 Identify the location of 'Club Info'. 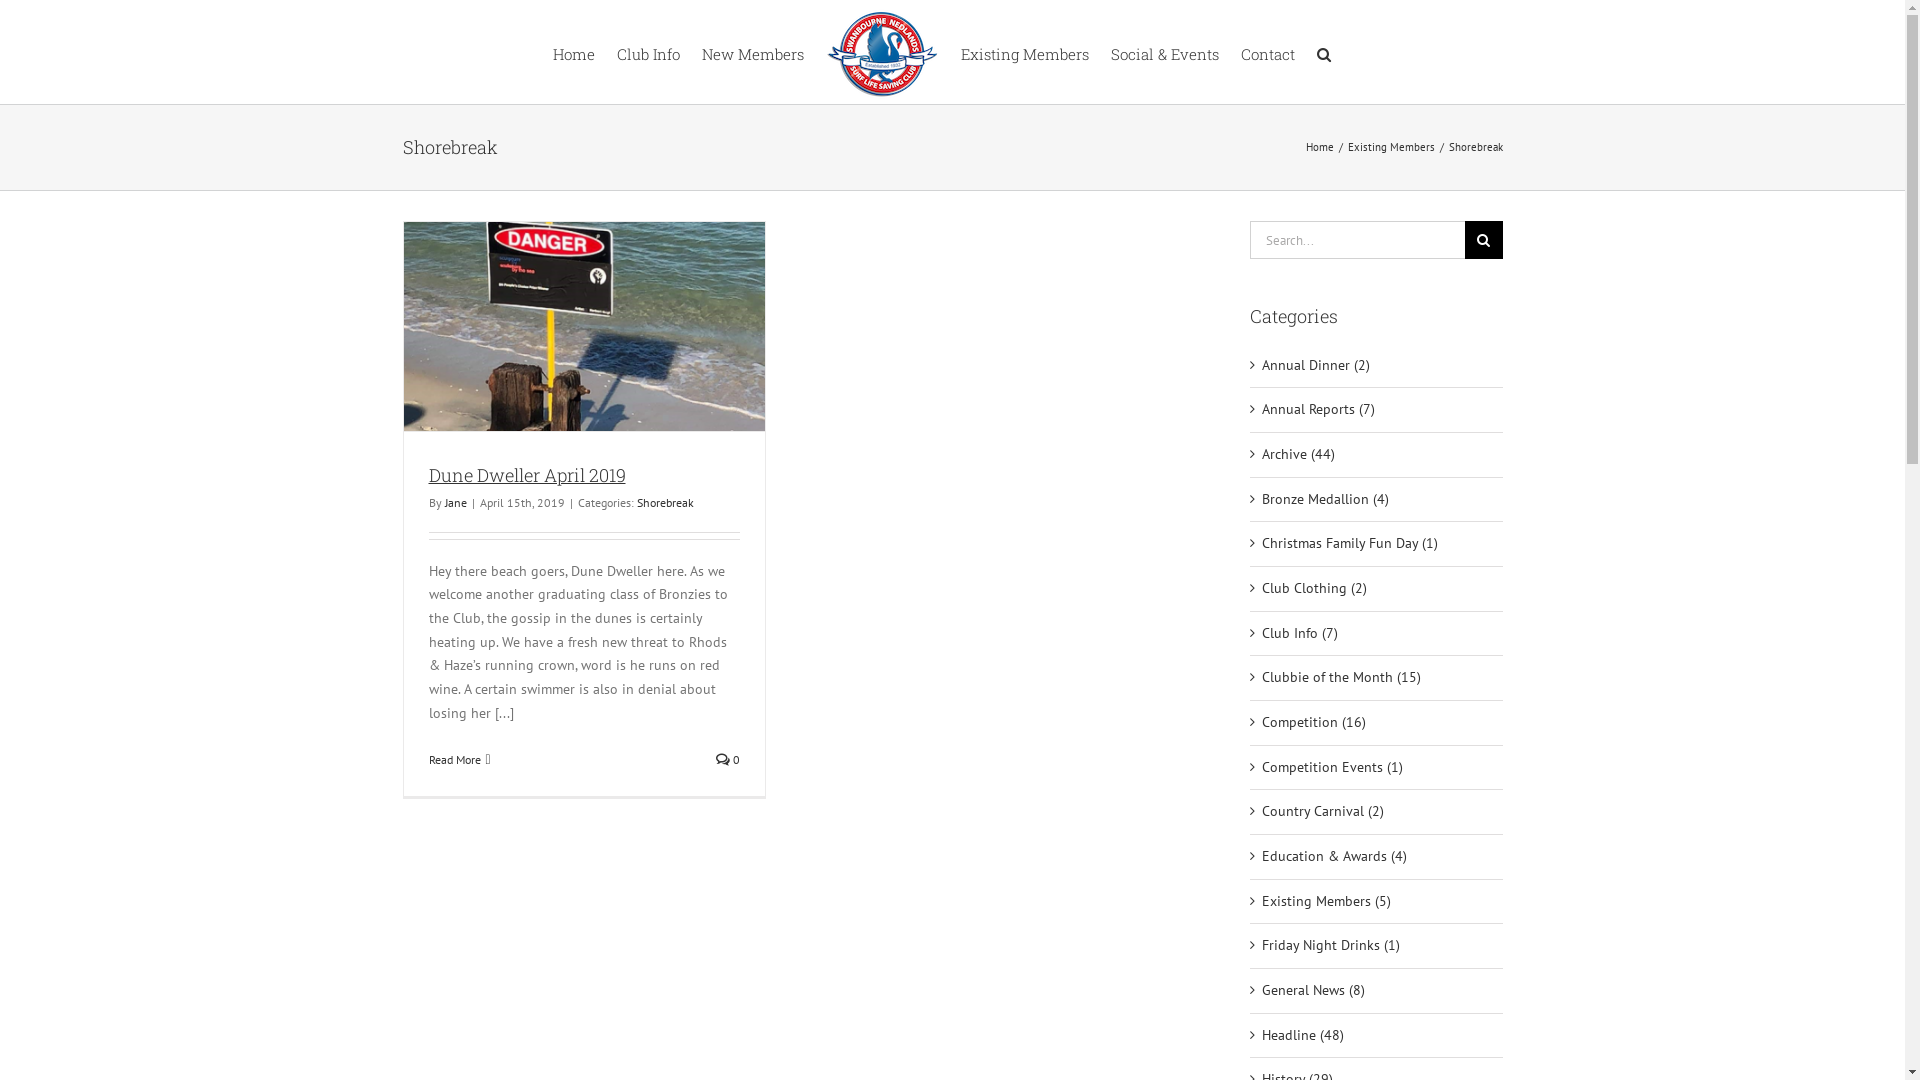
(647, 50).